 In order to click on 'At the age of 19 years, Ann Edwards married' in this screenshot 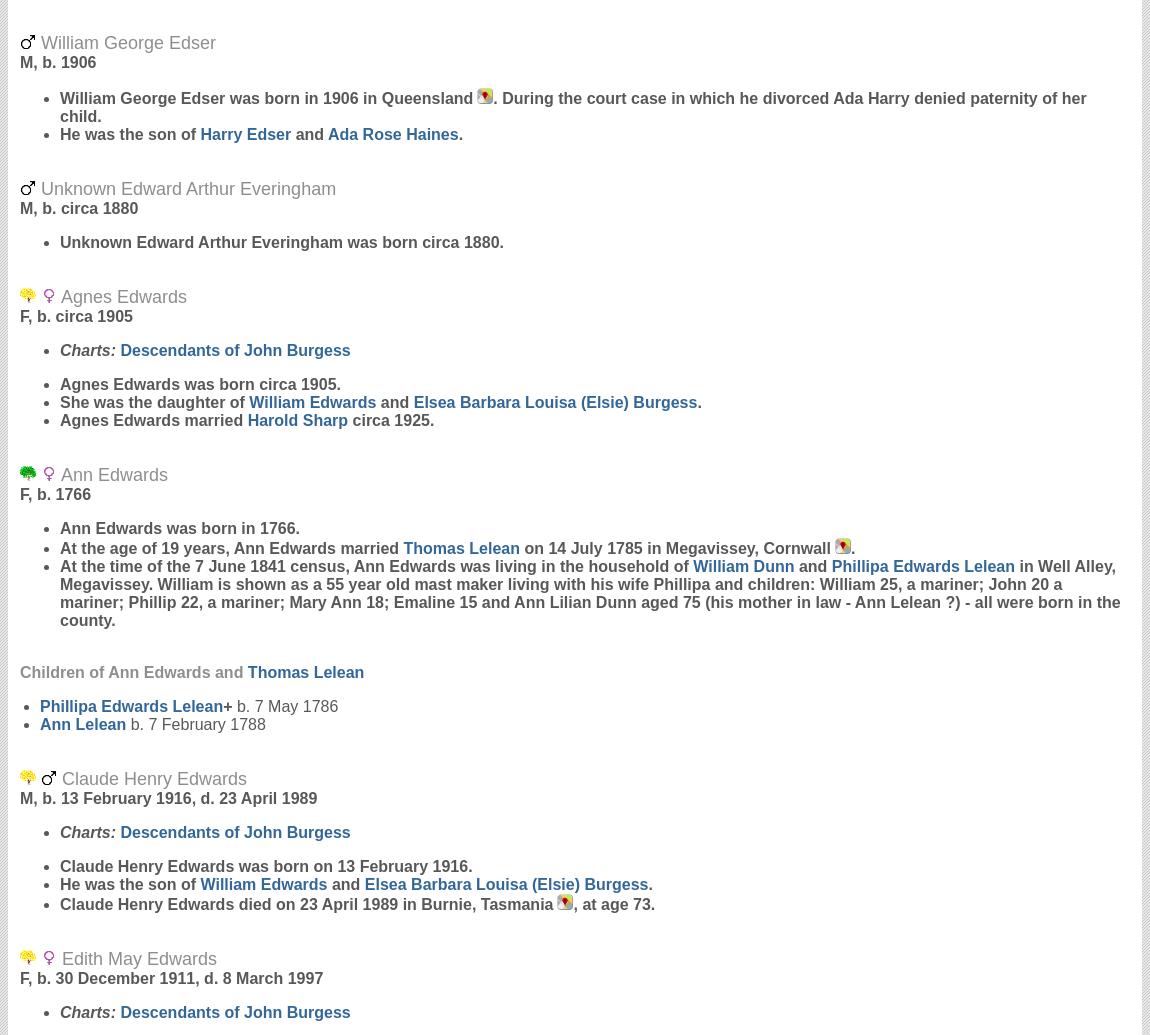, I will do `click(230, 547)`.